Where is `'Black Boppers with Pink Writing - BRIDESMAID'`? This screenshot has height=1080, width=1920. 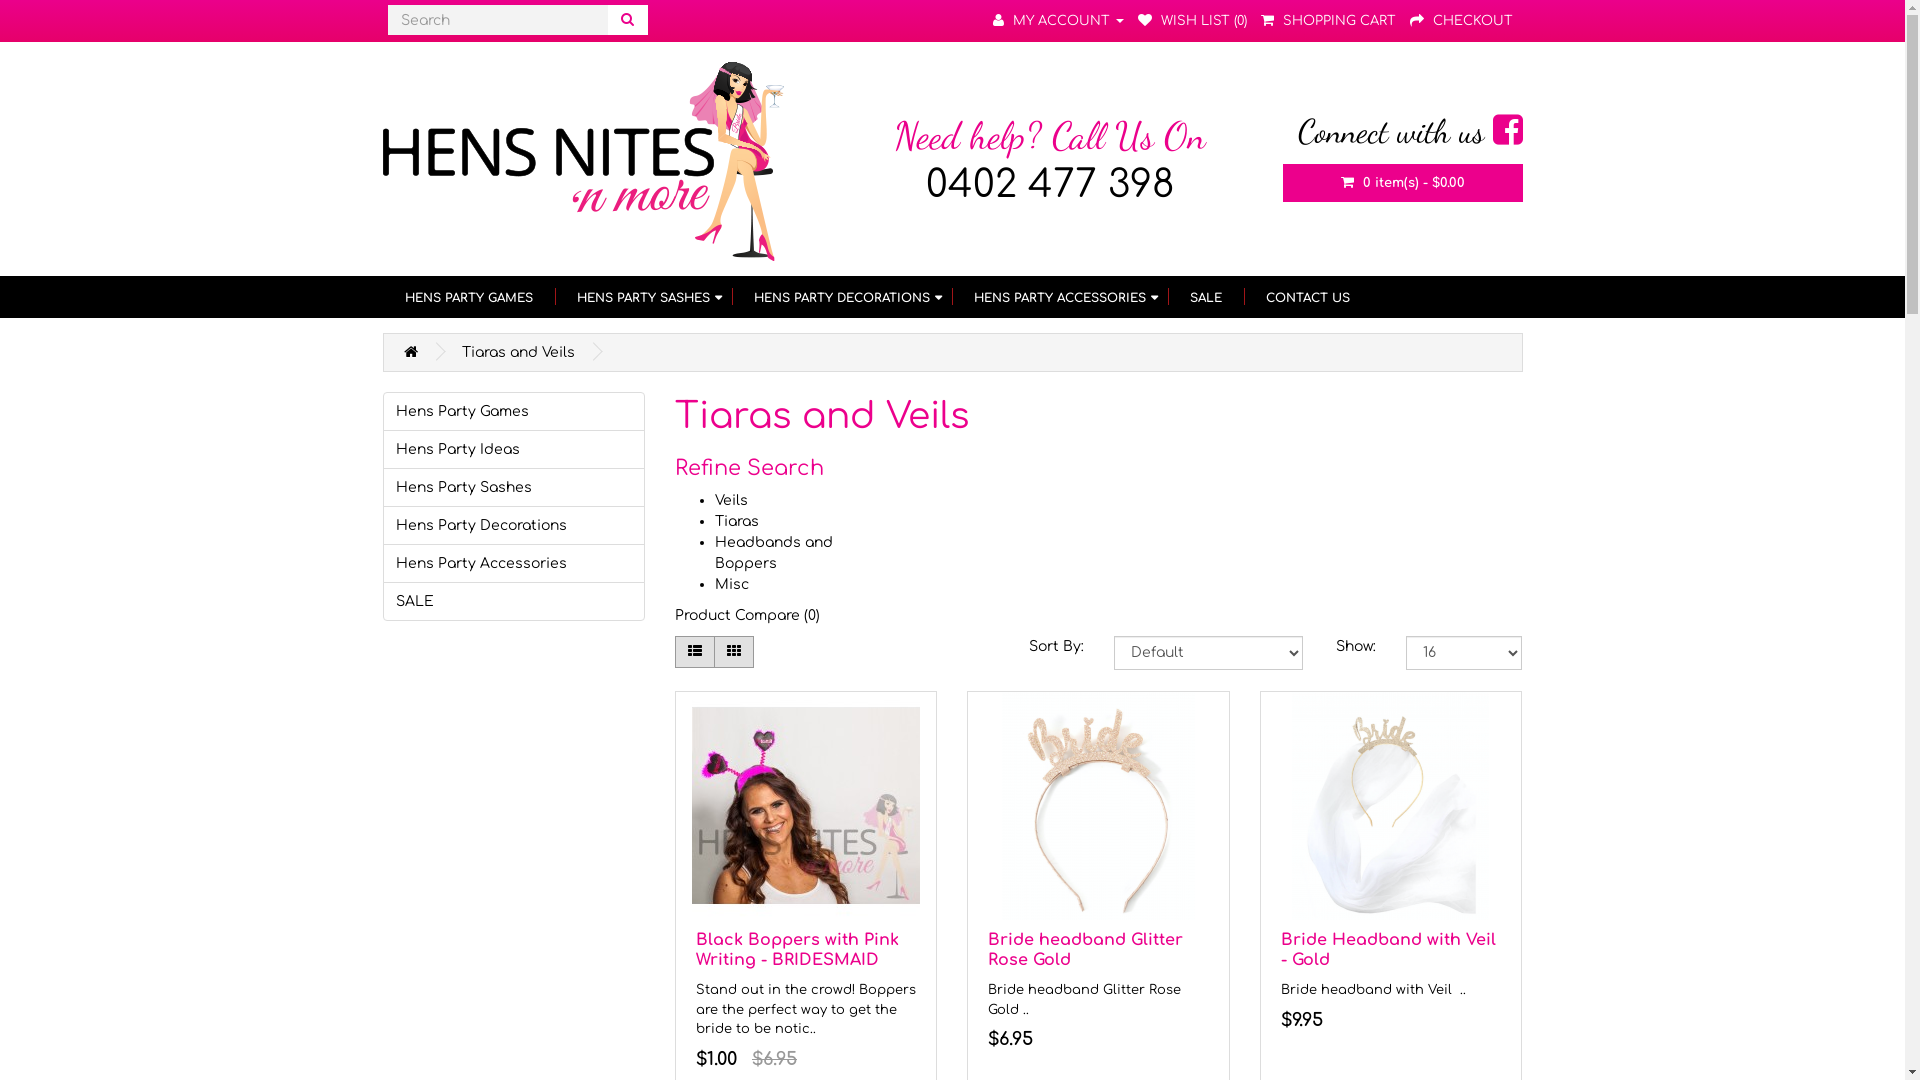 'Black Boppers with Pink Writing - BRIDESMAID' is located at coordinates (796, 949).